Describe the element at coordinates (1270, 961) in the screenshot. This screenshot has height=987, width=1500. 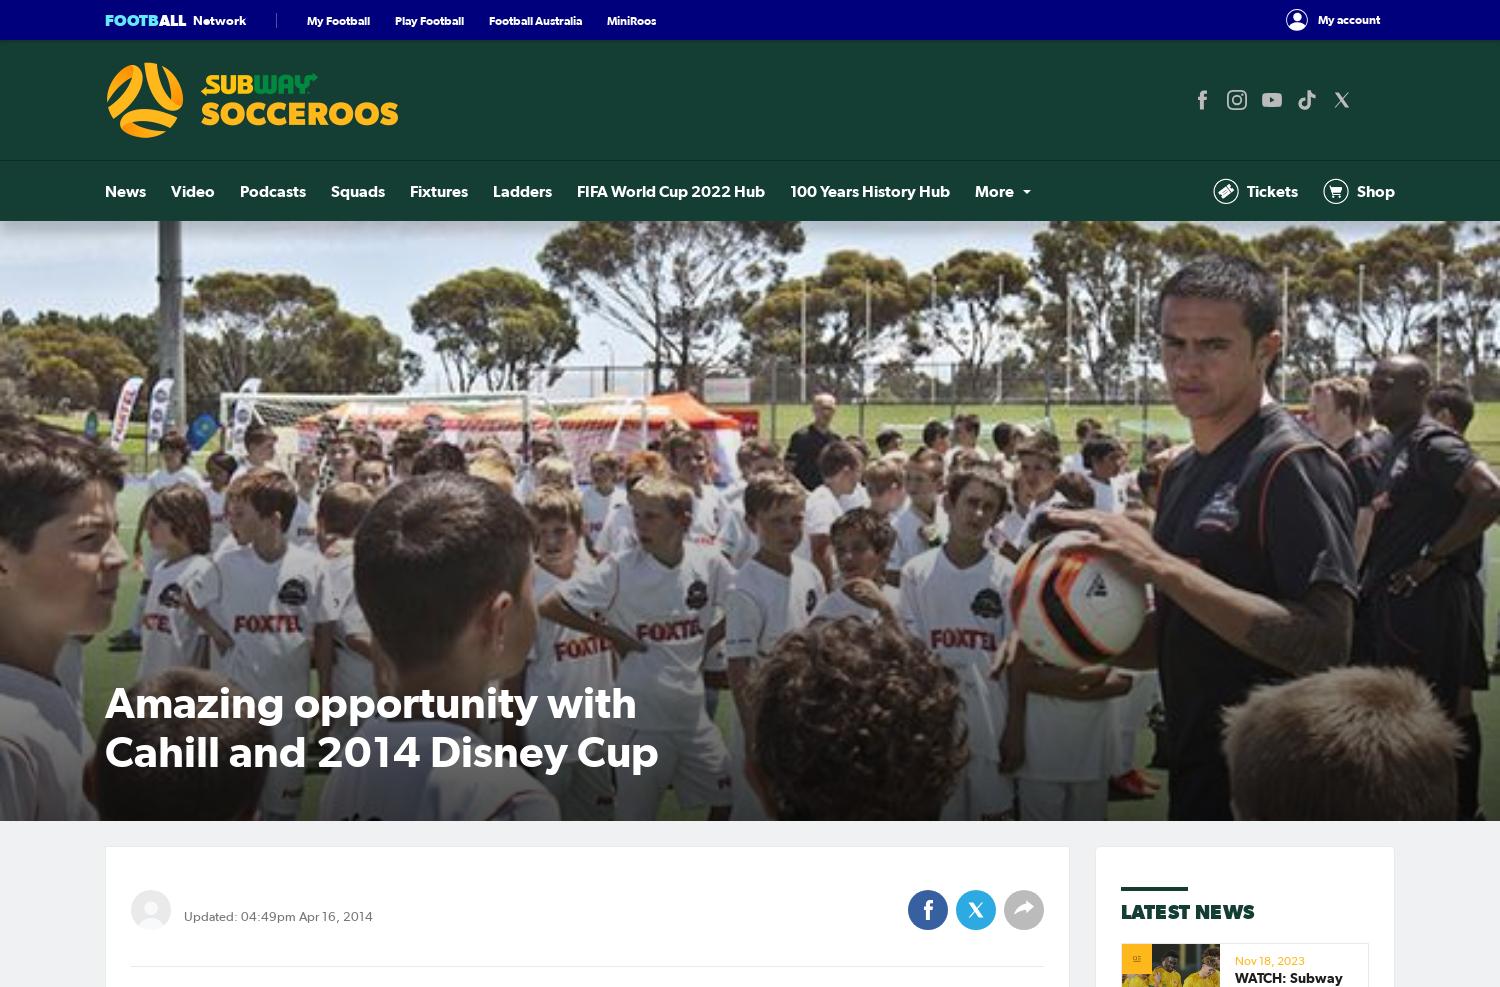
I see `'Nov 18, 2023'` at that location.